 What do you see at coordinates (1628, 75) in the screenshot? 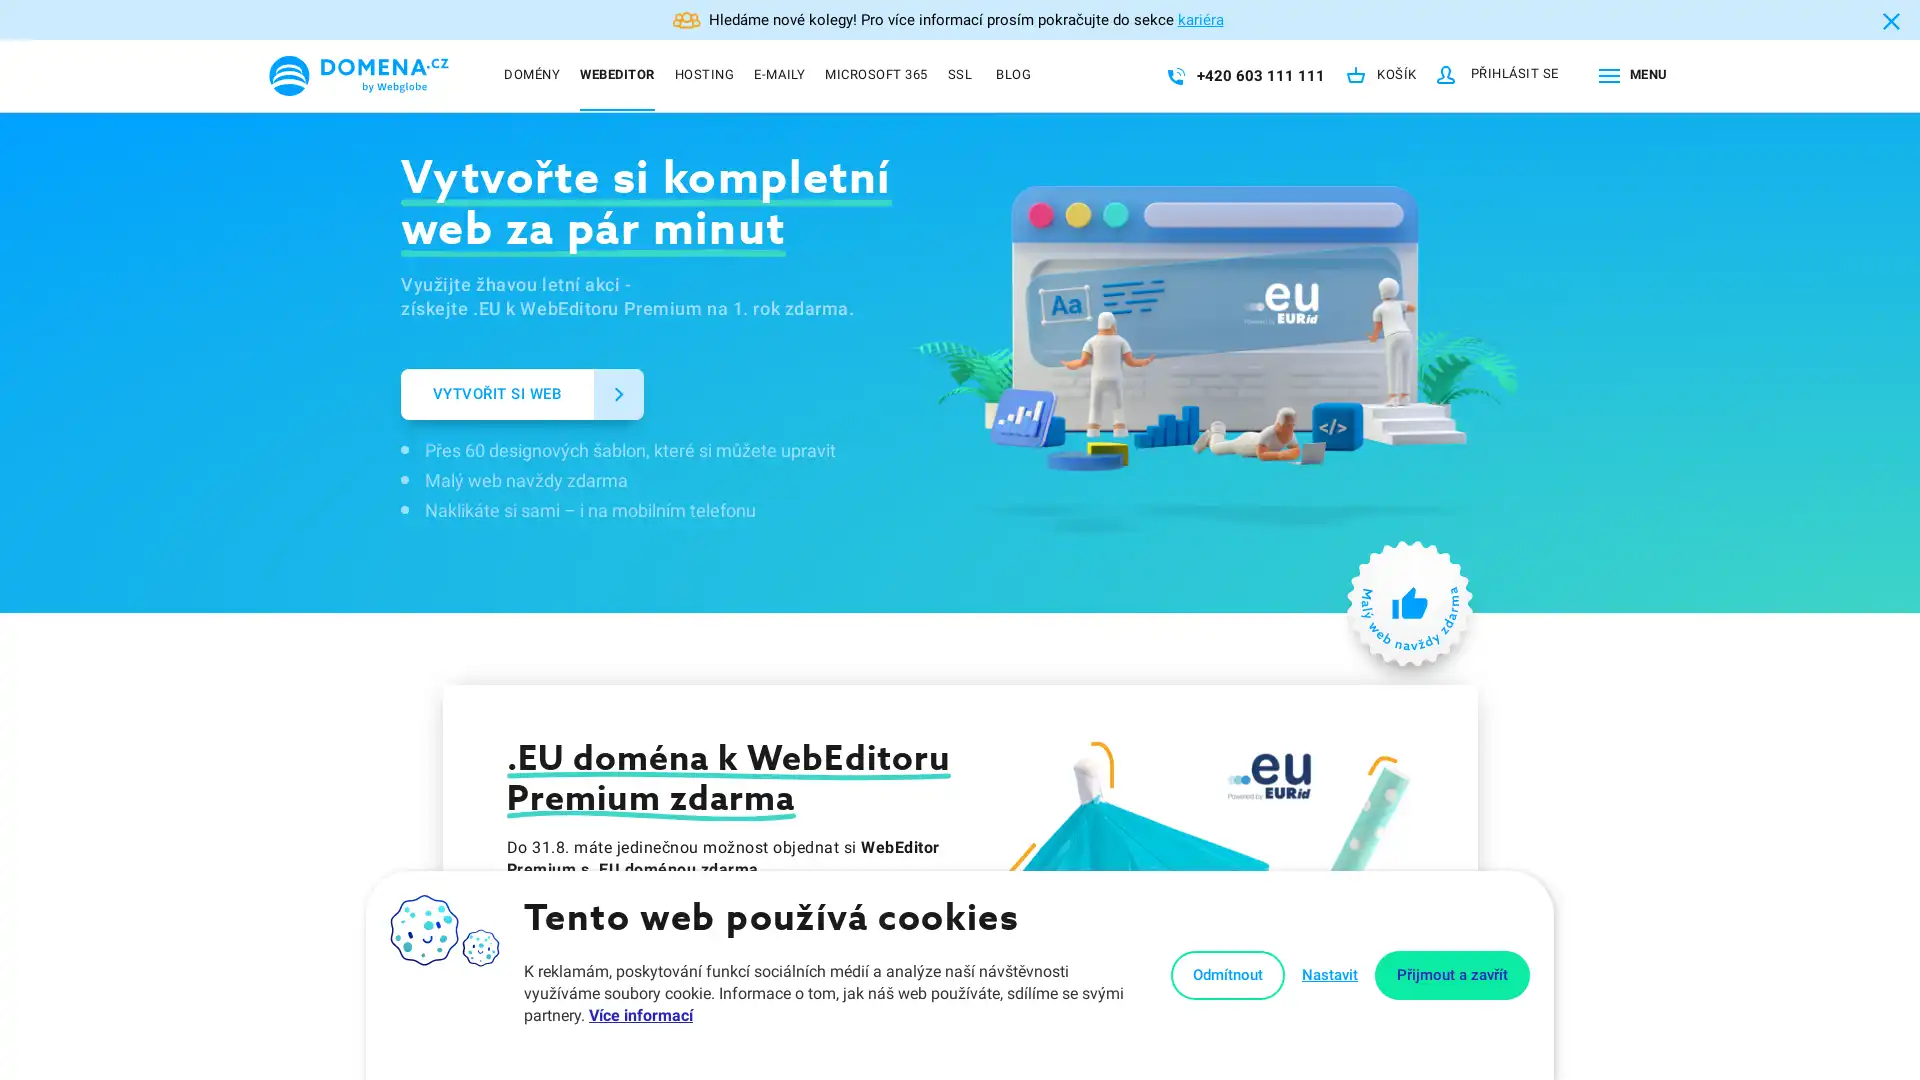
I see `menu MENU` at bounding box center [1628, 75].